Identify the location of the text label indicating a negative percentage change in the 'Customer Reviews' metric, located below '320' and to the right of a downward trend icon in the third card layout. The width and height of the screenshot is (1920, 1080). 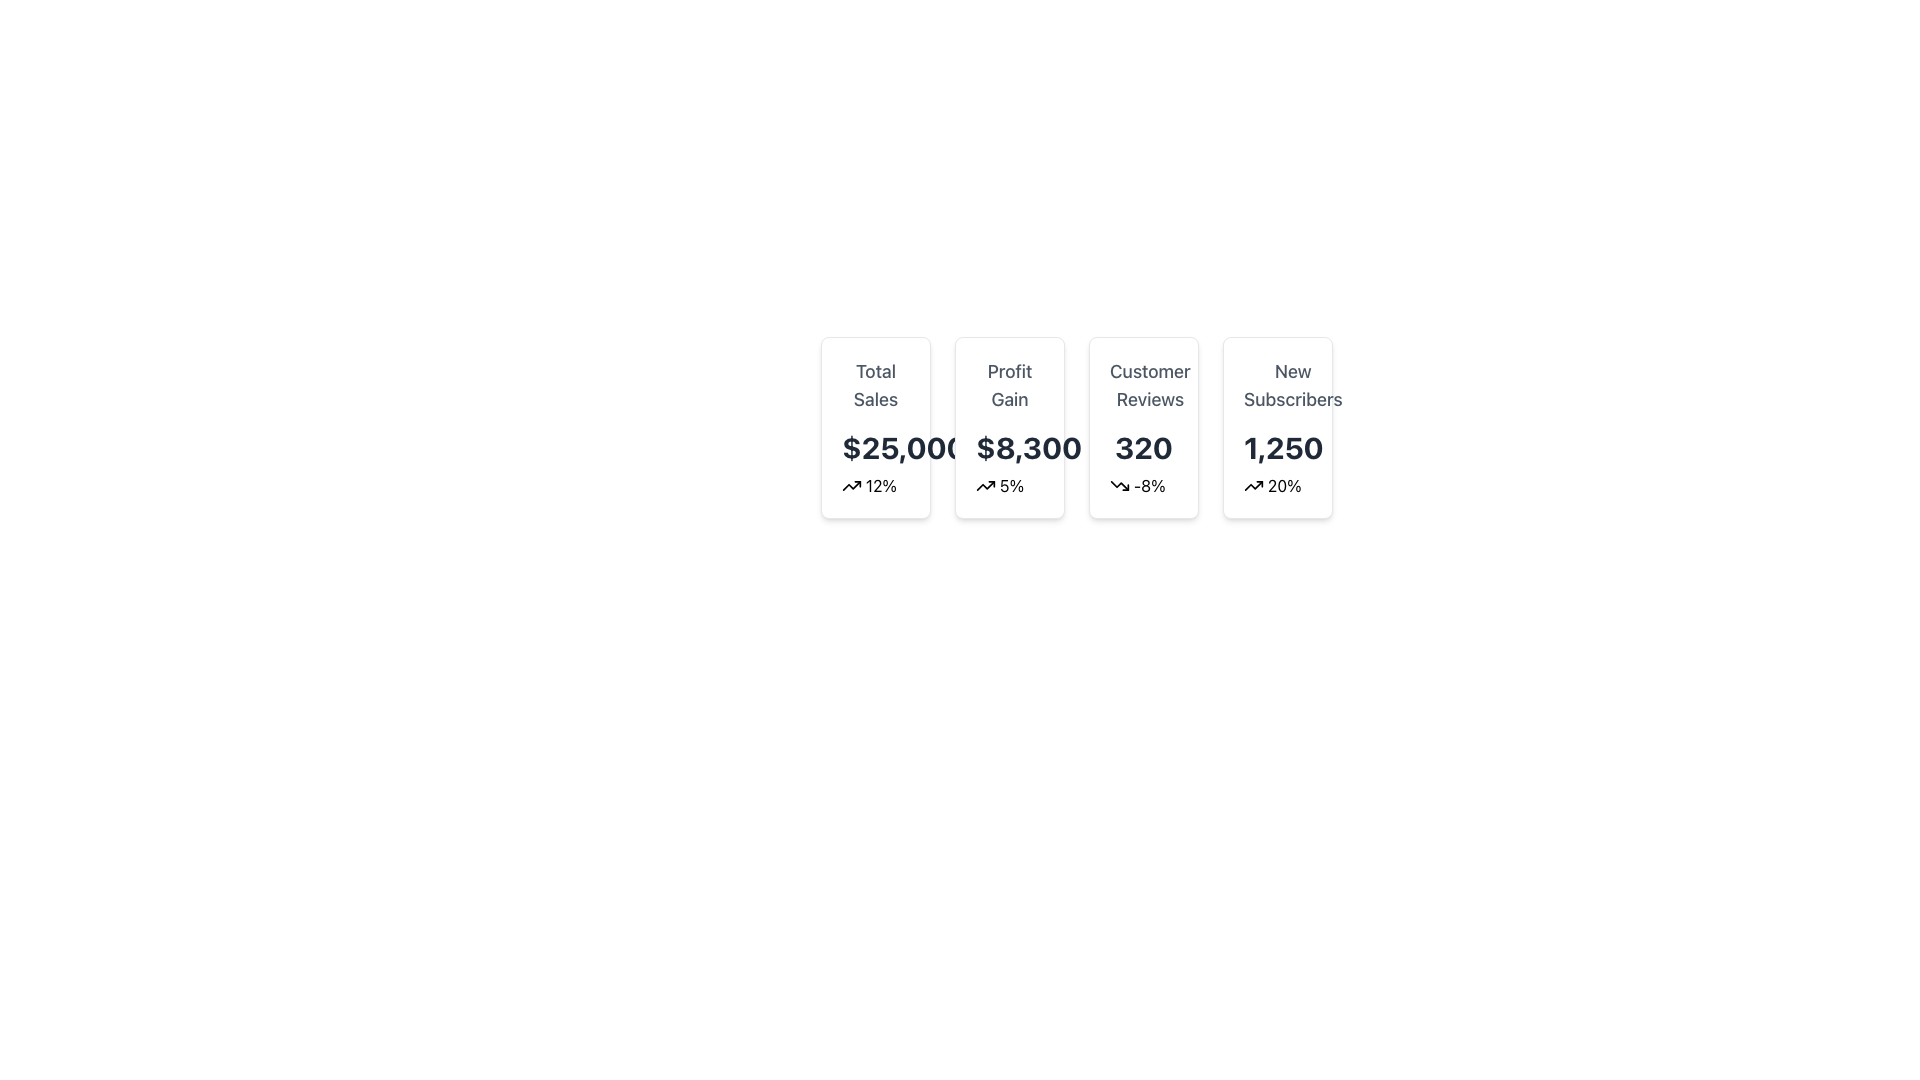
(1149, 486).